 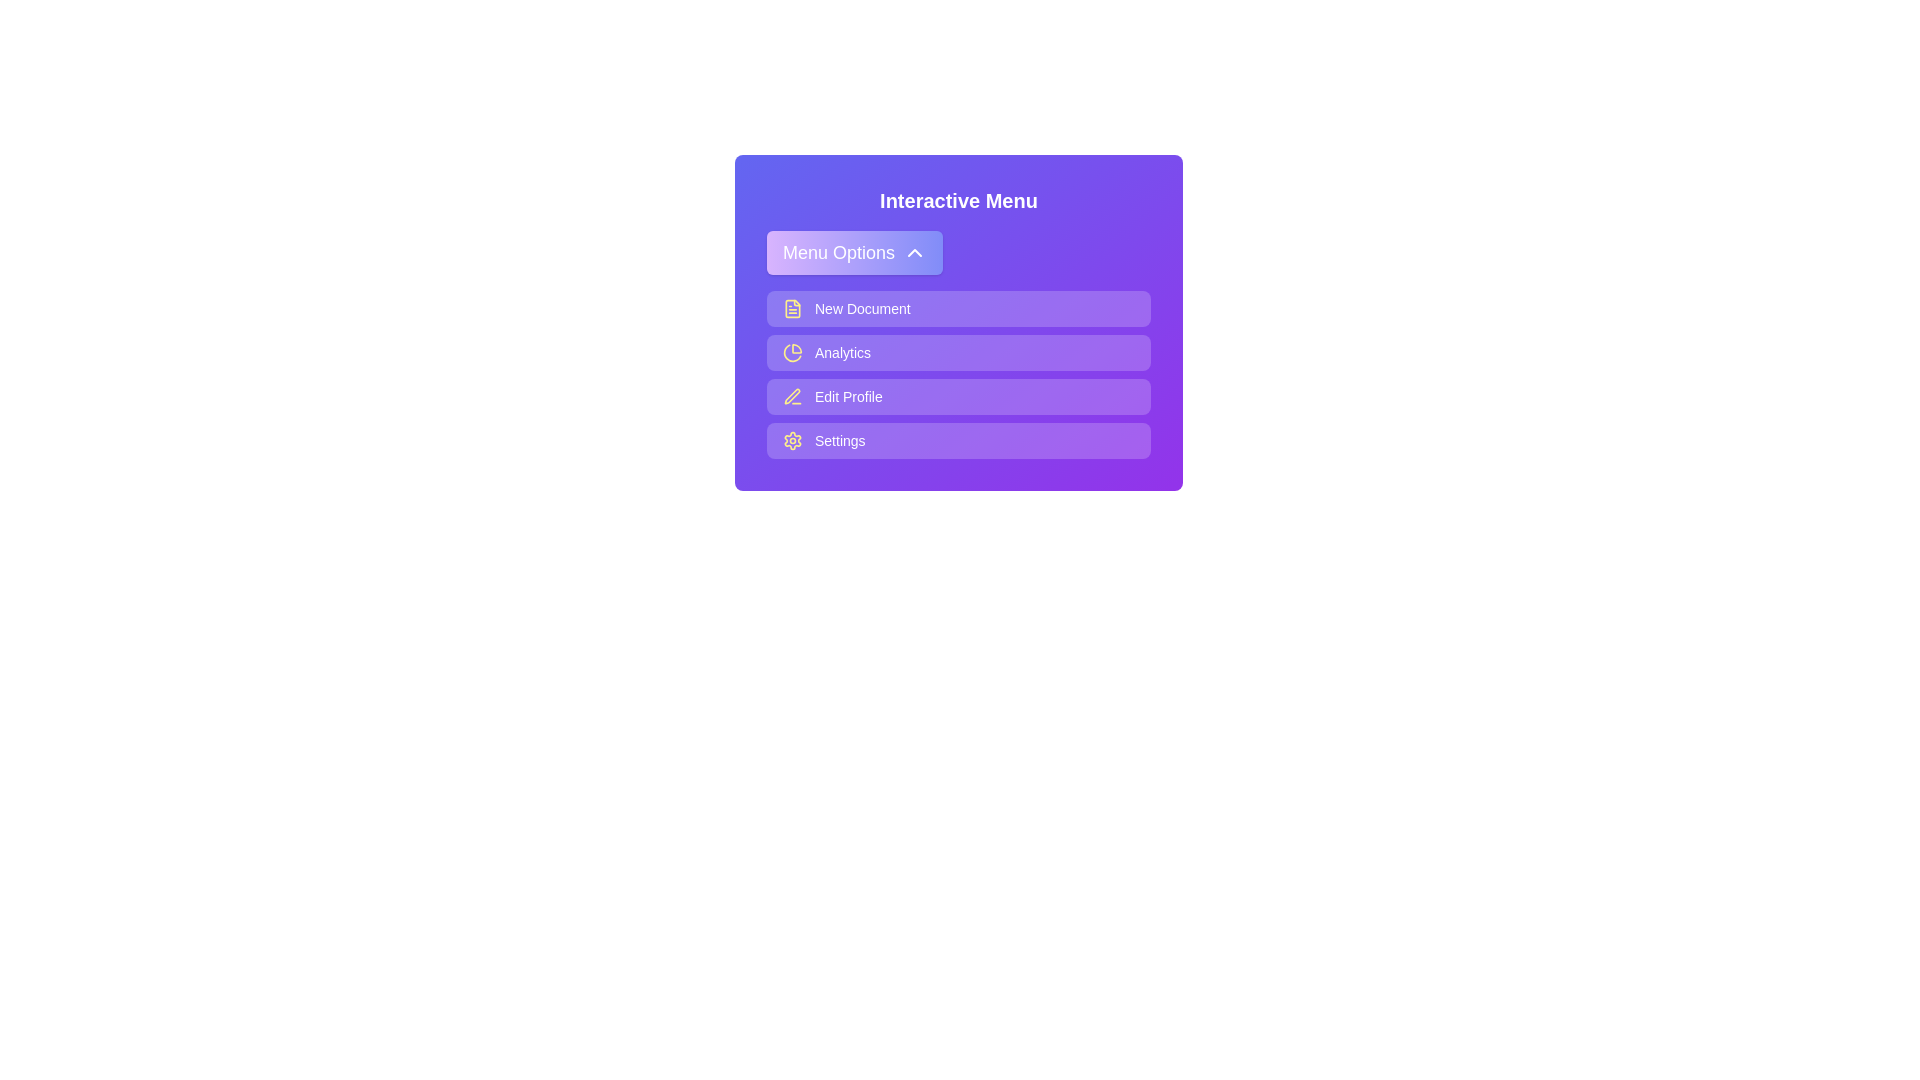 I want to click on the 'Edit Profile' button located in the purple menu panel, positioned between the 'Analytics' button above and the 'Settings' button below, so click(x=958, y=397).